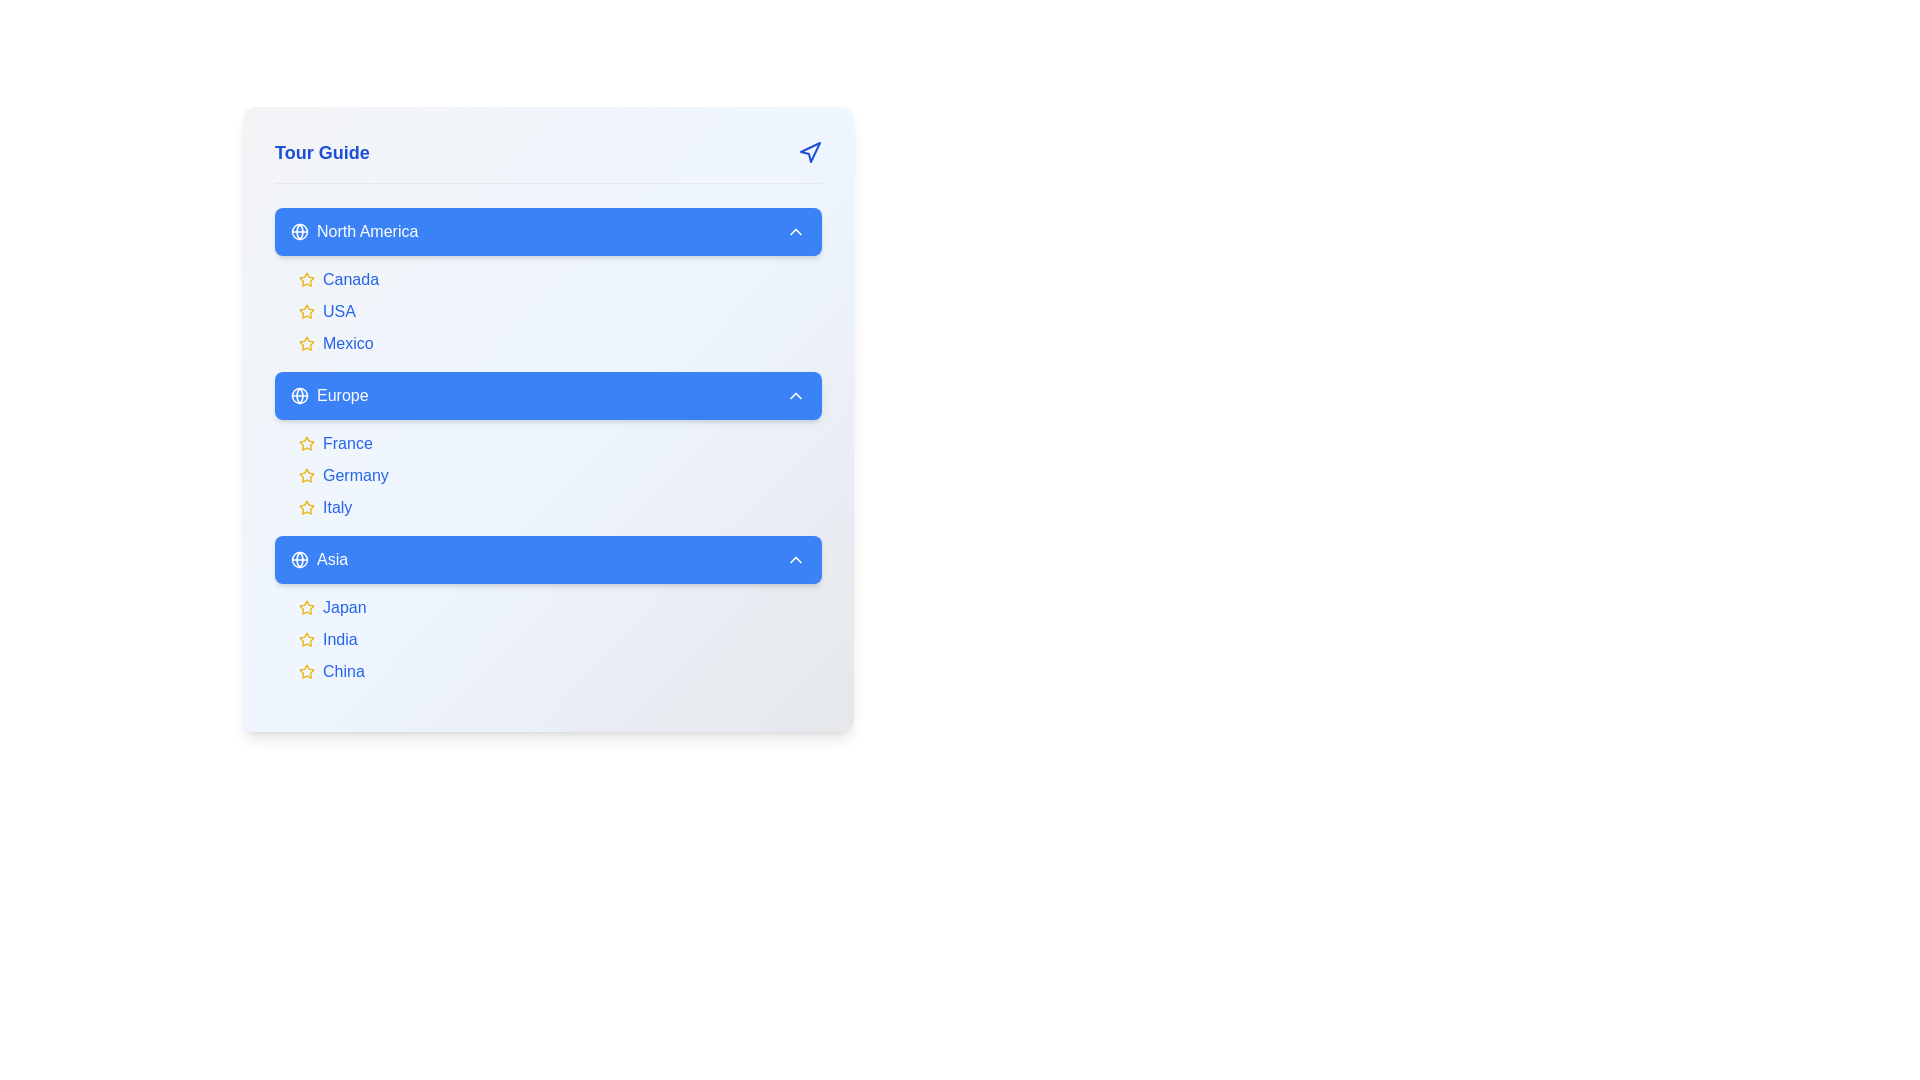 The image size is (1920, 1080). I want to click on the yellow star icon with sharp tips located under the 'North America' section, so click(306, 279).